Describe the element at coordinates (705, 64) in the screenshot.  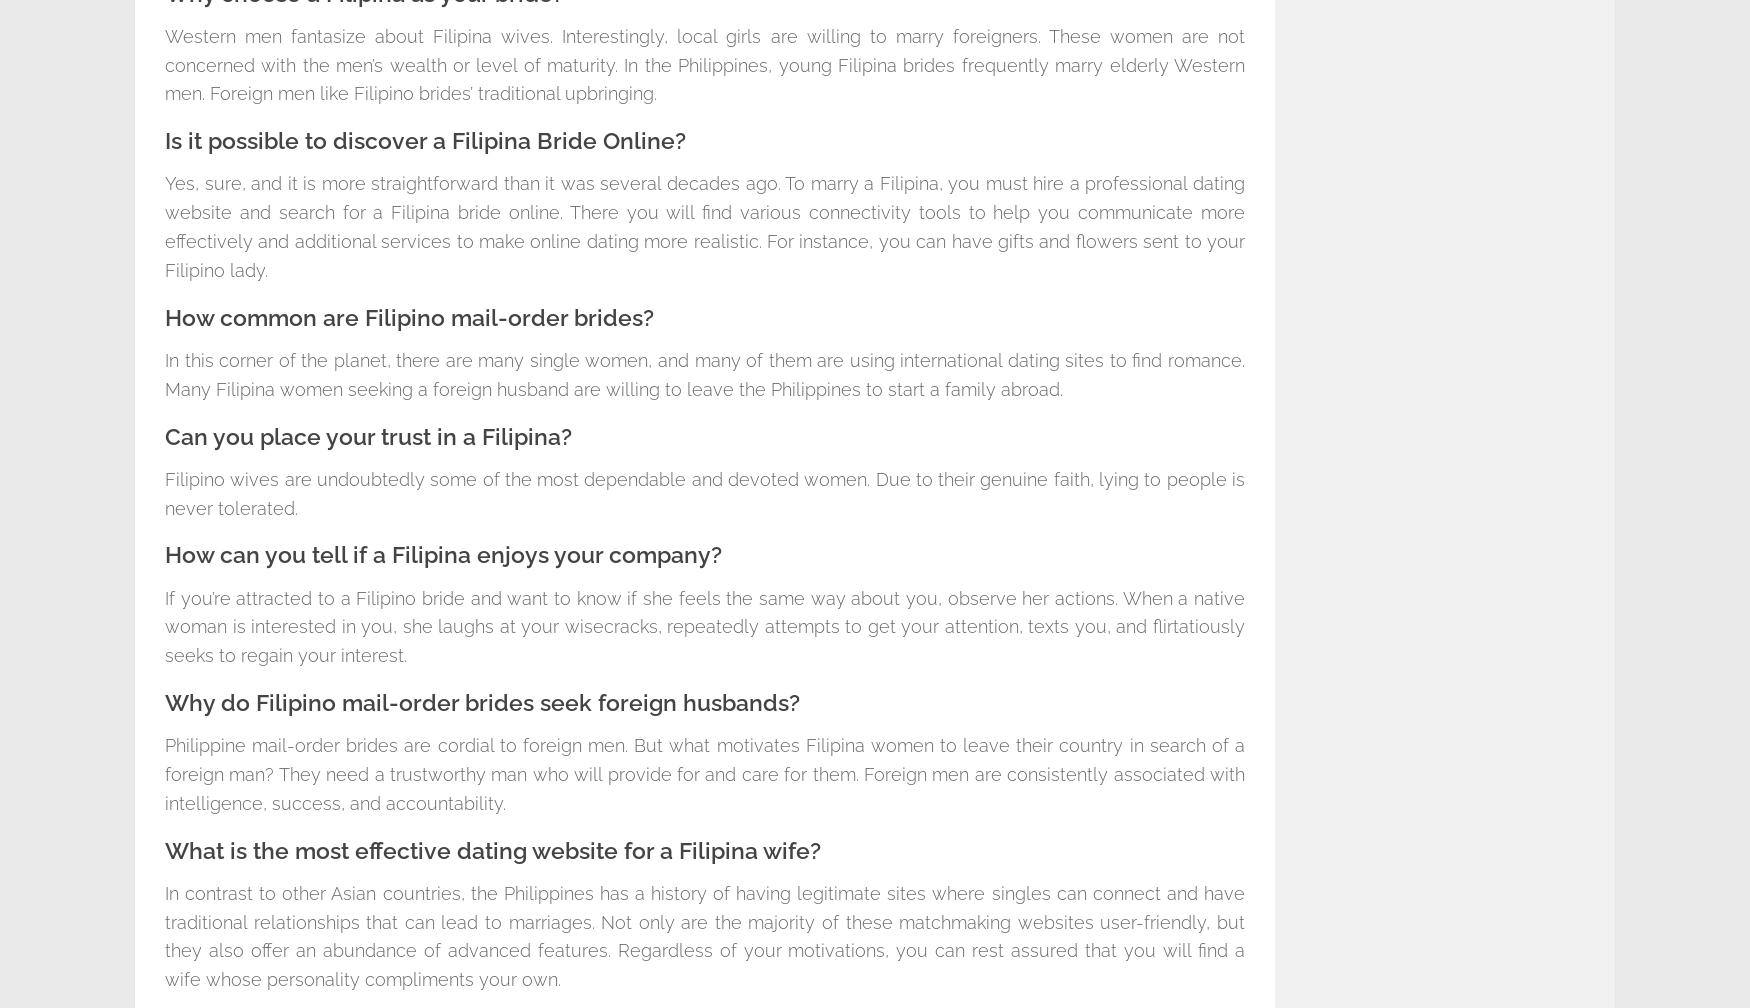
I see `'Western men fantasize about Filipina wives. Interestingly, local girls are willing to marry foreigners. These women are not concerned with the men’s wealth or level of maturity. In the Philippines, young Filipina brides frequently marry elderly Western men. Foreign men like Filipino brides’ traditional upbringing.'` at that location.